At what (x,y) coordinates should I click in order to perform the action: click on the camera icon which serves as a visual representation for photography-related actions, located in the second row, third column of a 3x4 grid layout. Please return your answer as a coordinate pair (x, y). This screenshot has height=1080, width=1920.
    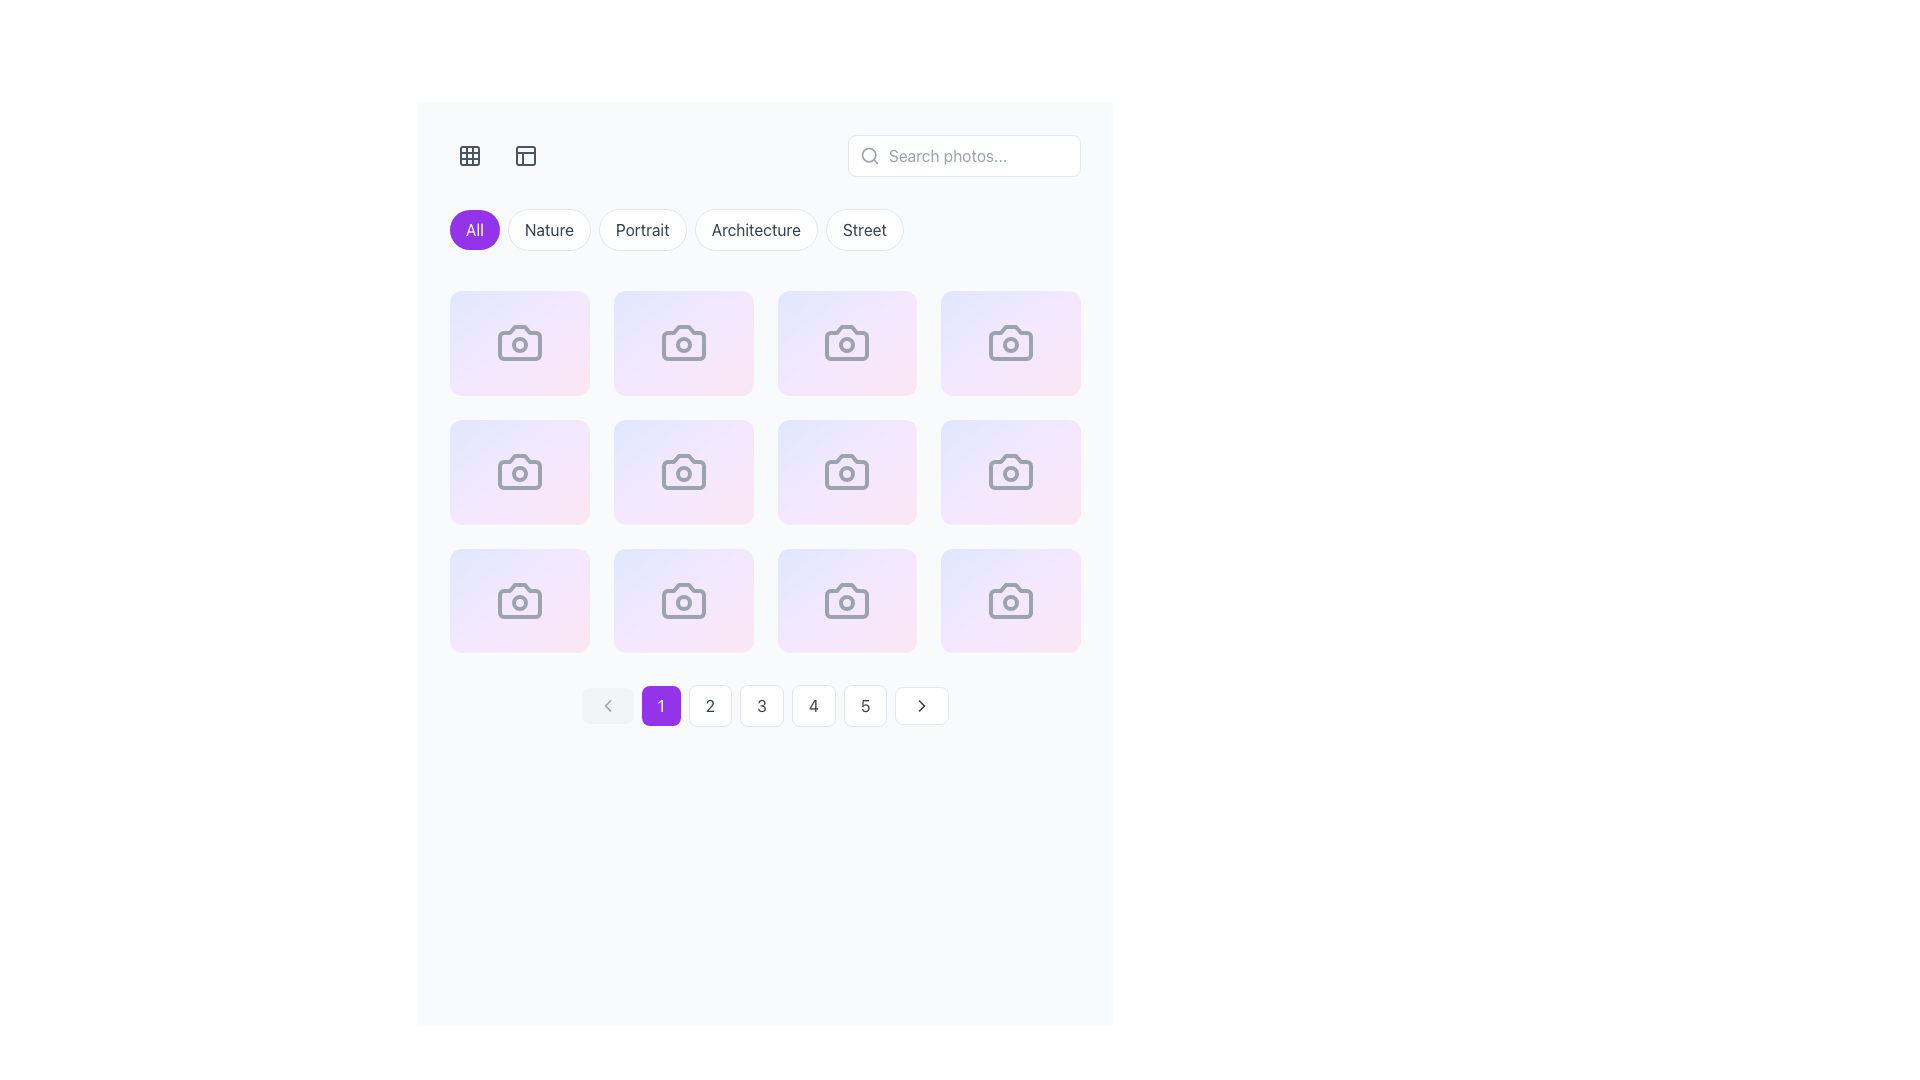
    Looking at the image, I should click on (519, 472).